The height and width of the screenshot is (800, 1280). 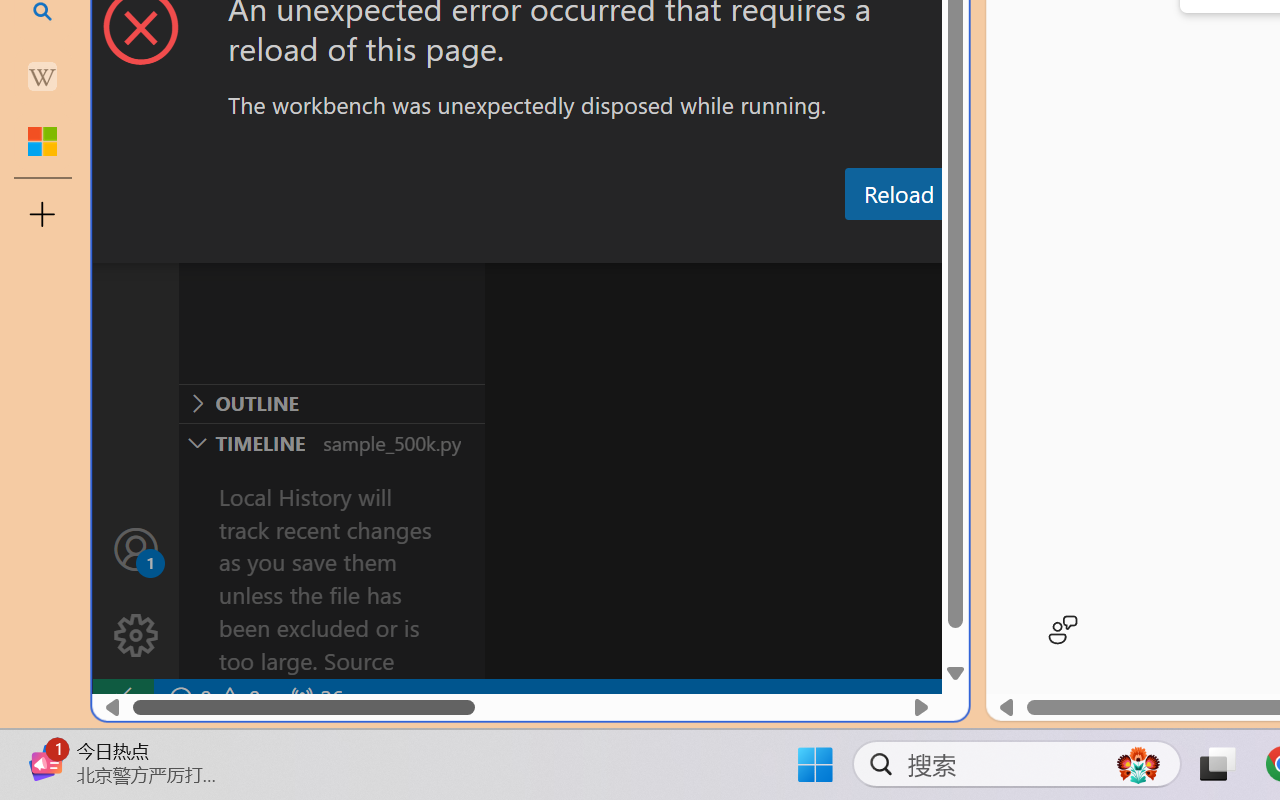 I want to click on 'Accounts - Sign in requested', so click(x=134, y=548).